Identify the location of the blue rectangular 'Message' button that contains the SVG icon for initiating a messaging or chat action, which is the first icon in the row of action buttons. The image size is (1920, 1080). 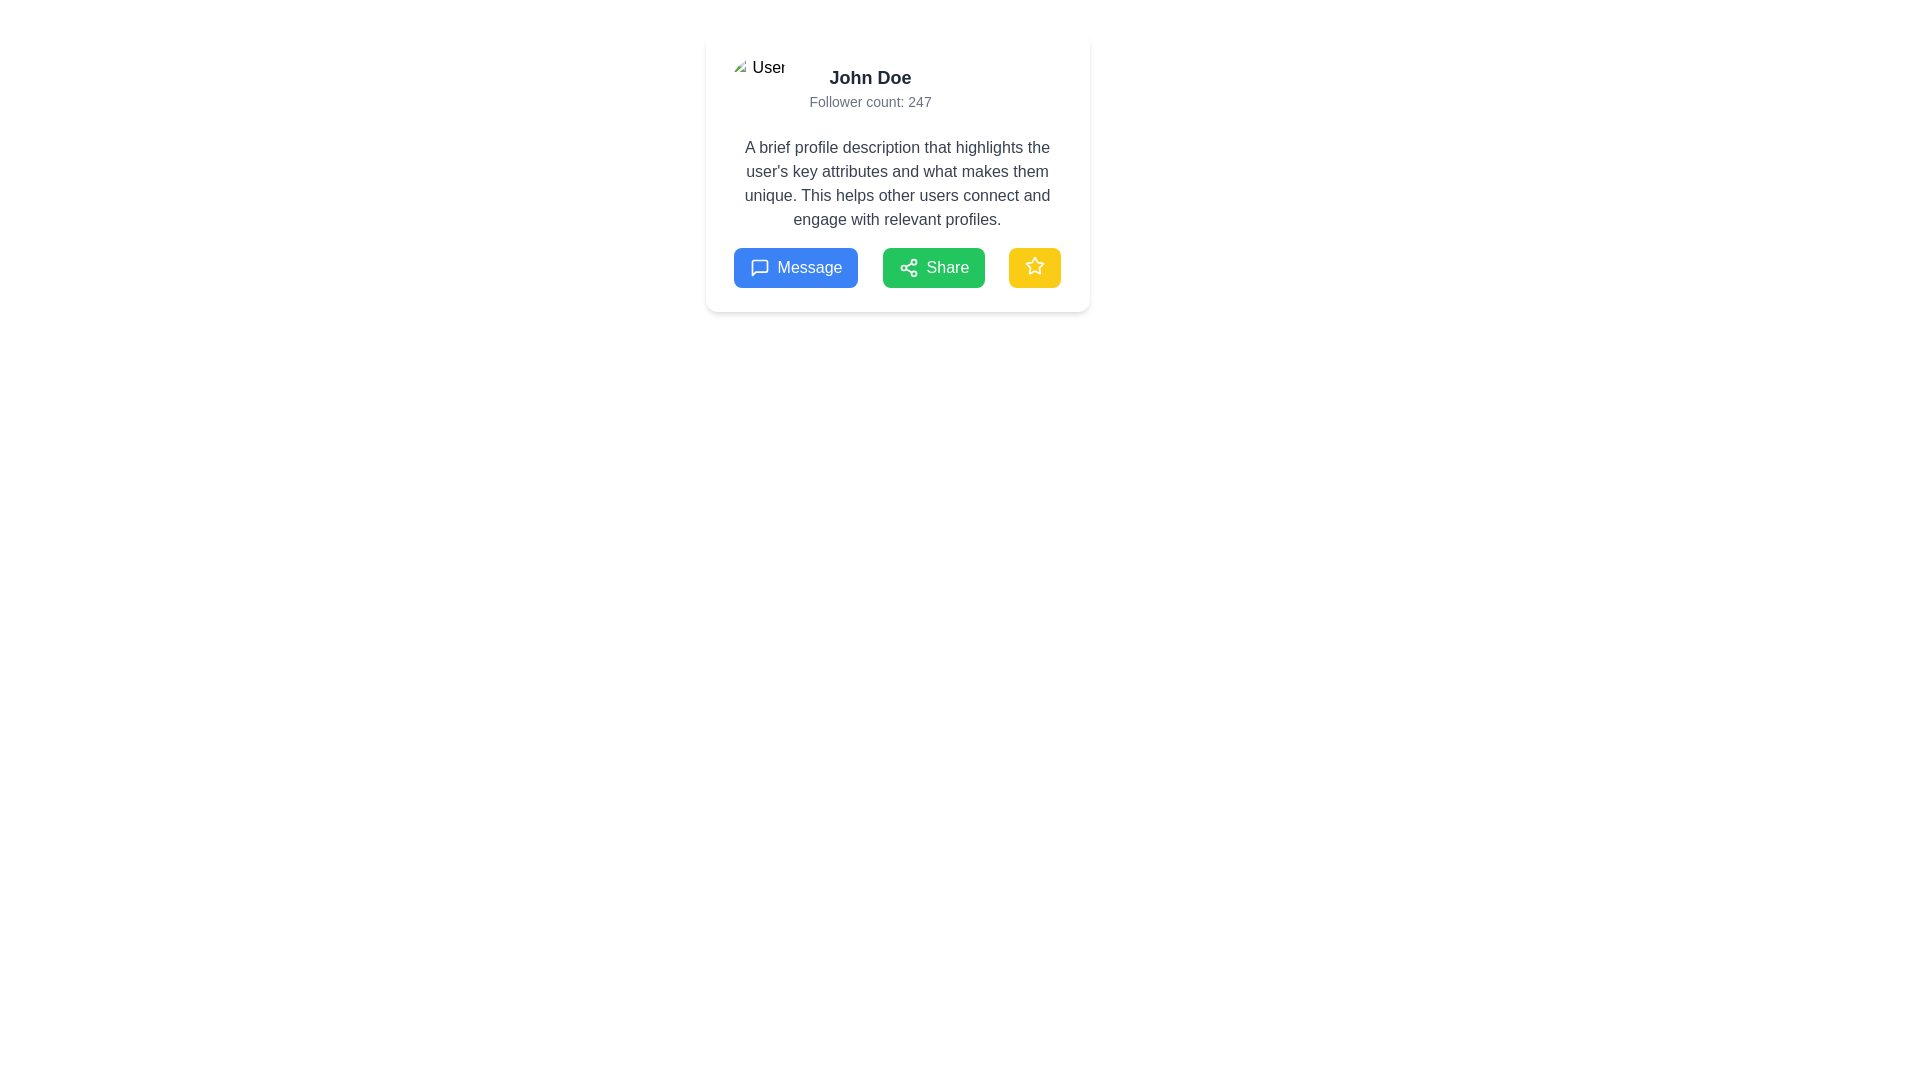
(758, 266).